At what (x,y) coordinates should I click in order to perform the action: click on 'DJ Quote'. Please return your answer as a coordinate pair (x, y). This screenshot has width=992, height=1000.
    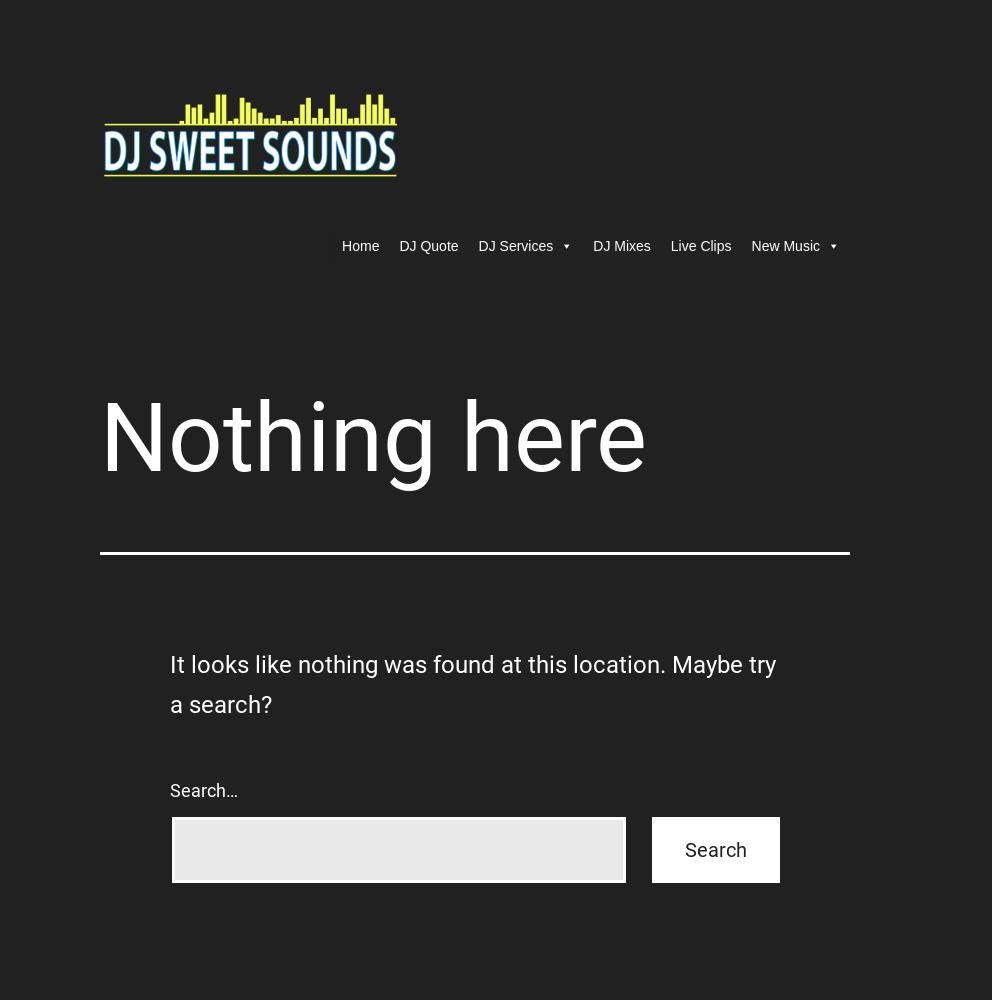
    Looking at the image, I should click on (427, 245).